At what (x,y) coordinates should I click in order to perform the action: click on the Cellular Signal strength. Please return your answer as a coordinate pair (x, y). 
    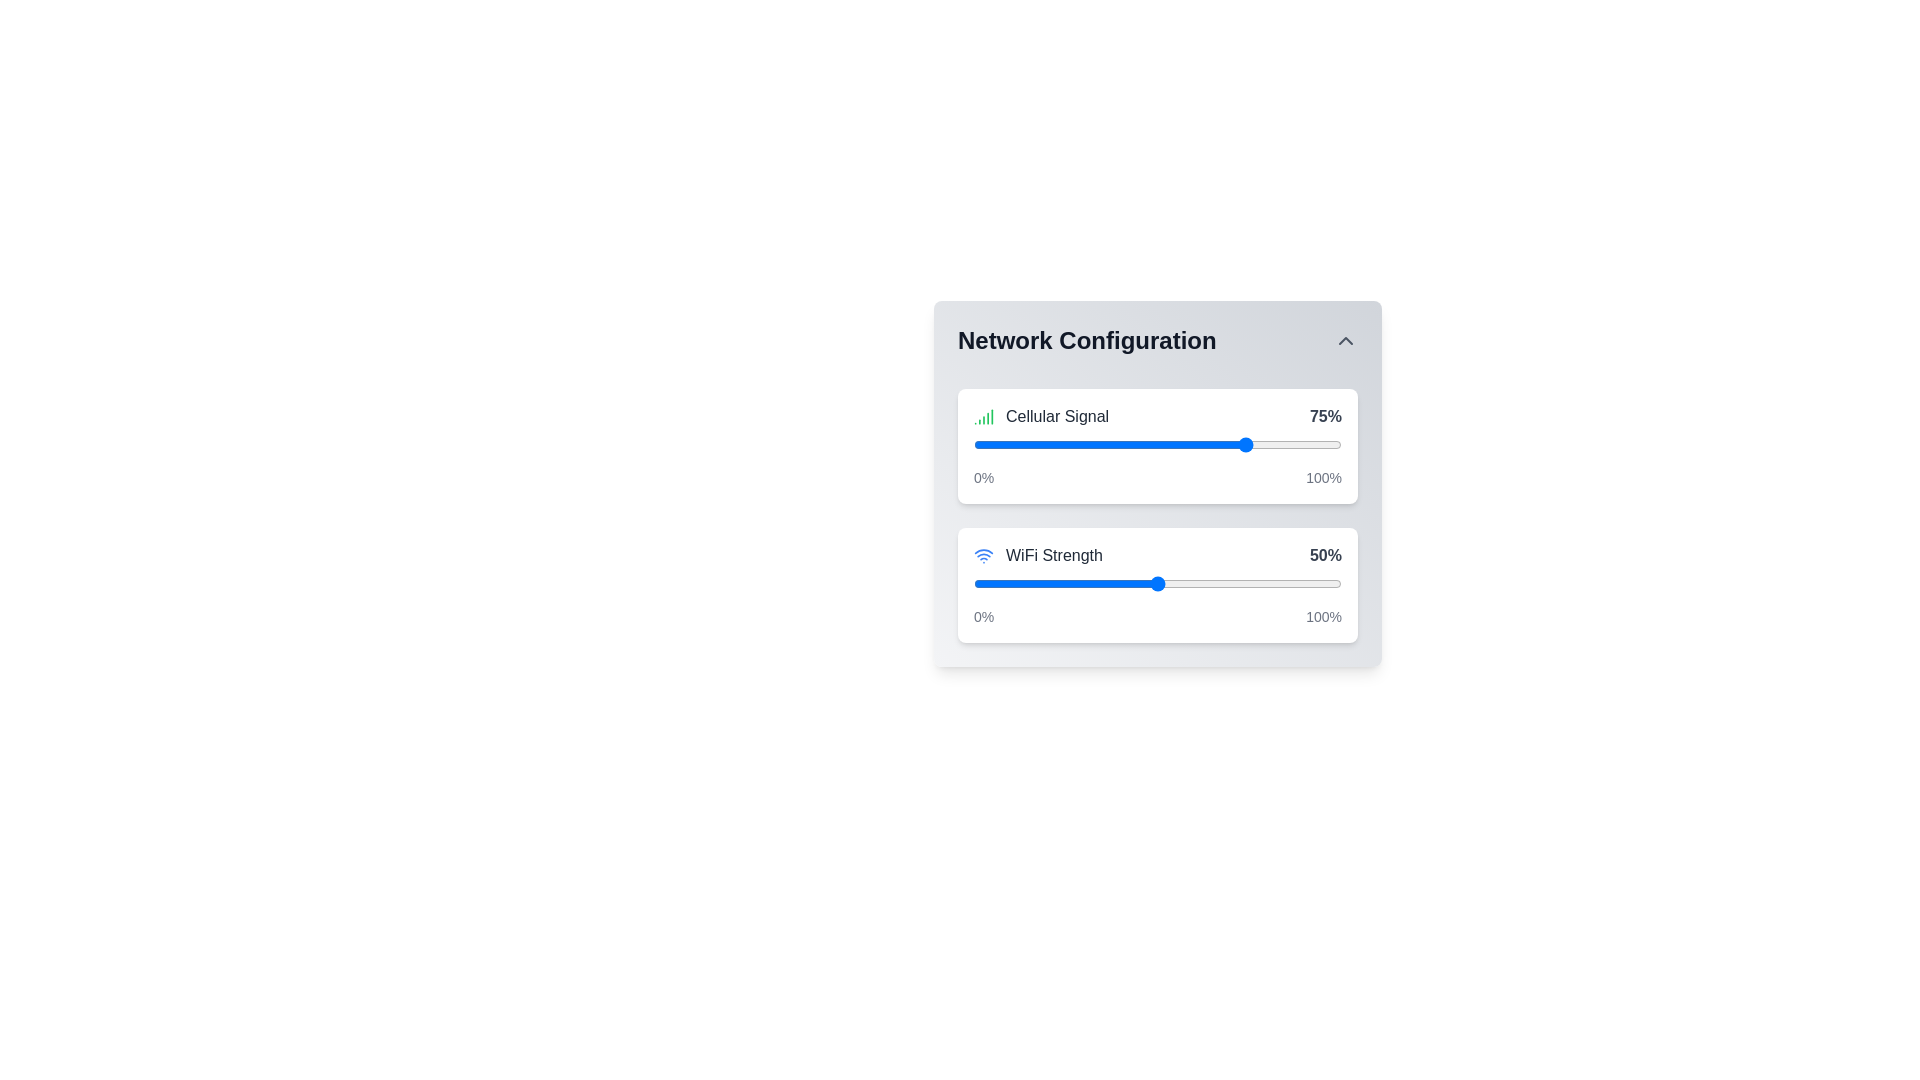
    Looking at the image, I should click on (1226, 443).